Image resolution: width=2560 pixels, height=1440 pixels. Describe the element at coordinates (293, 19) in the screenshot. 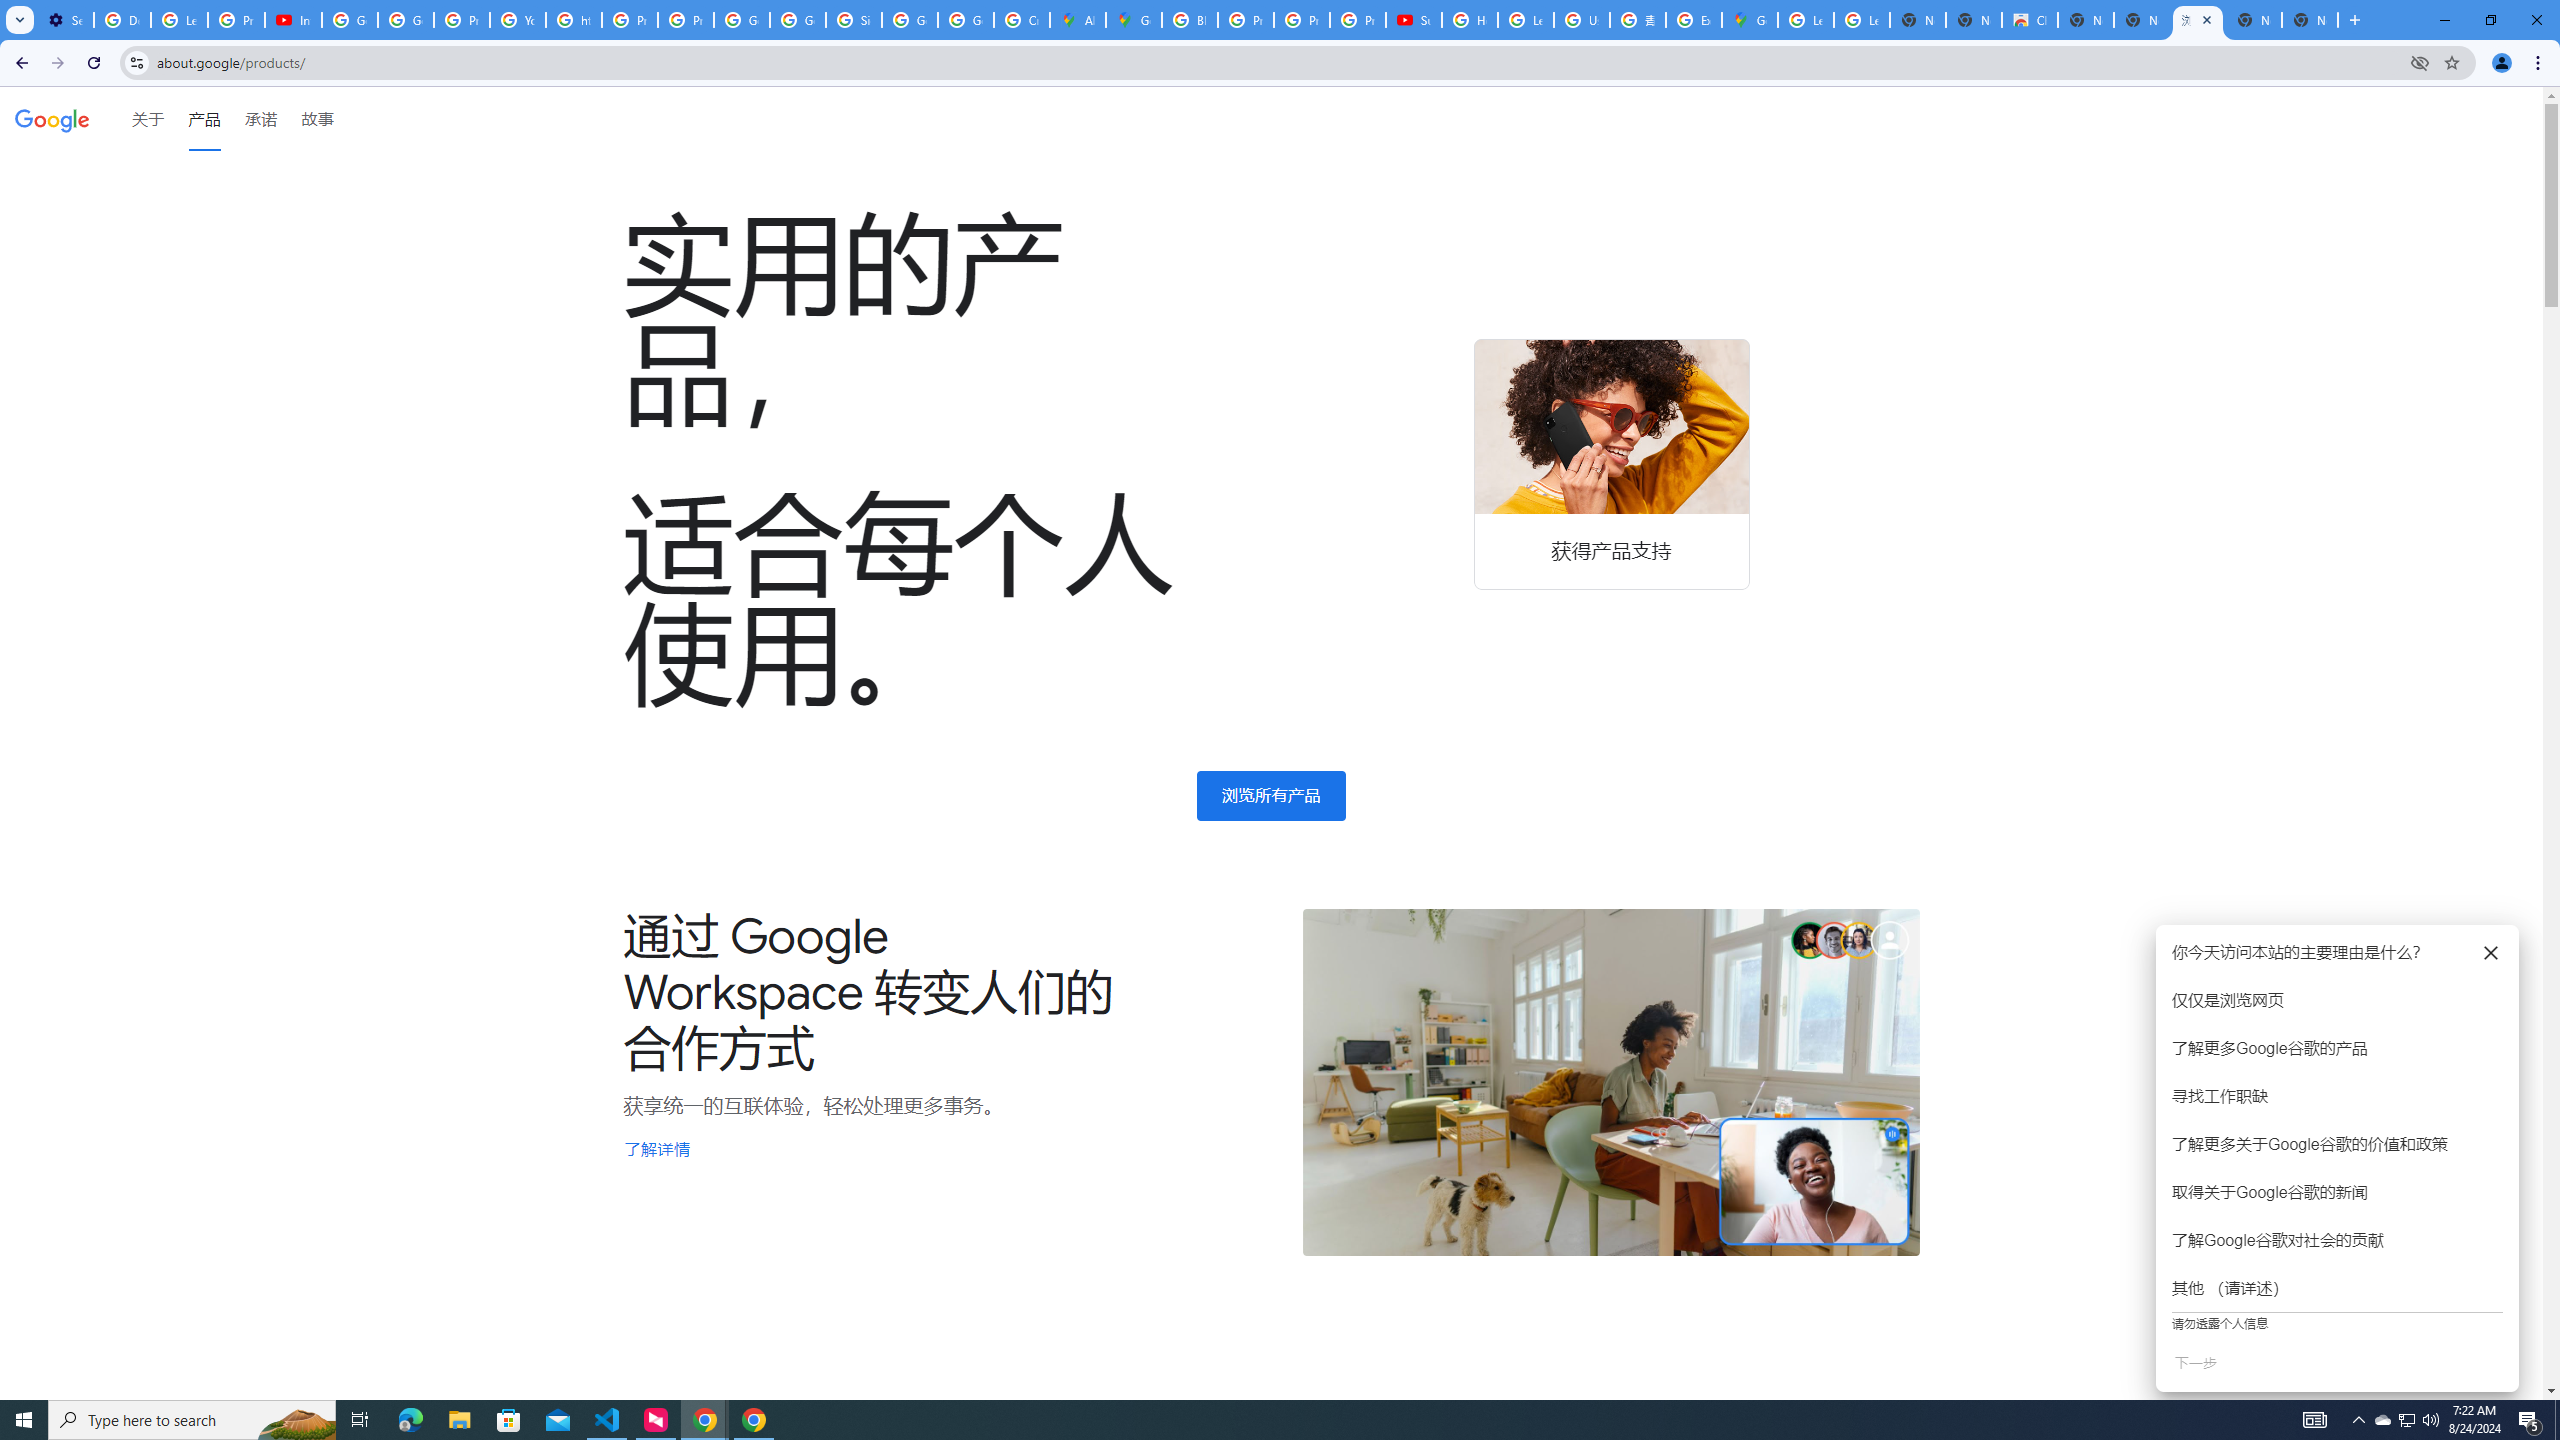

I see `'Introduction | Google Privacy Policy - YouTube'` at that location.